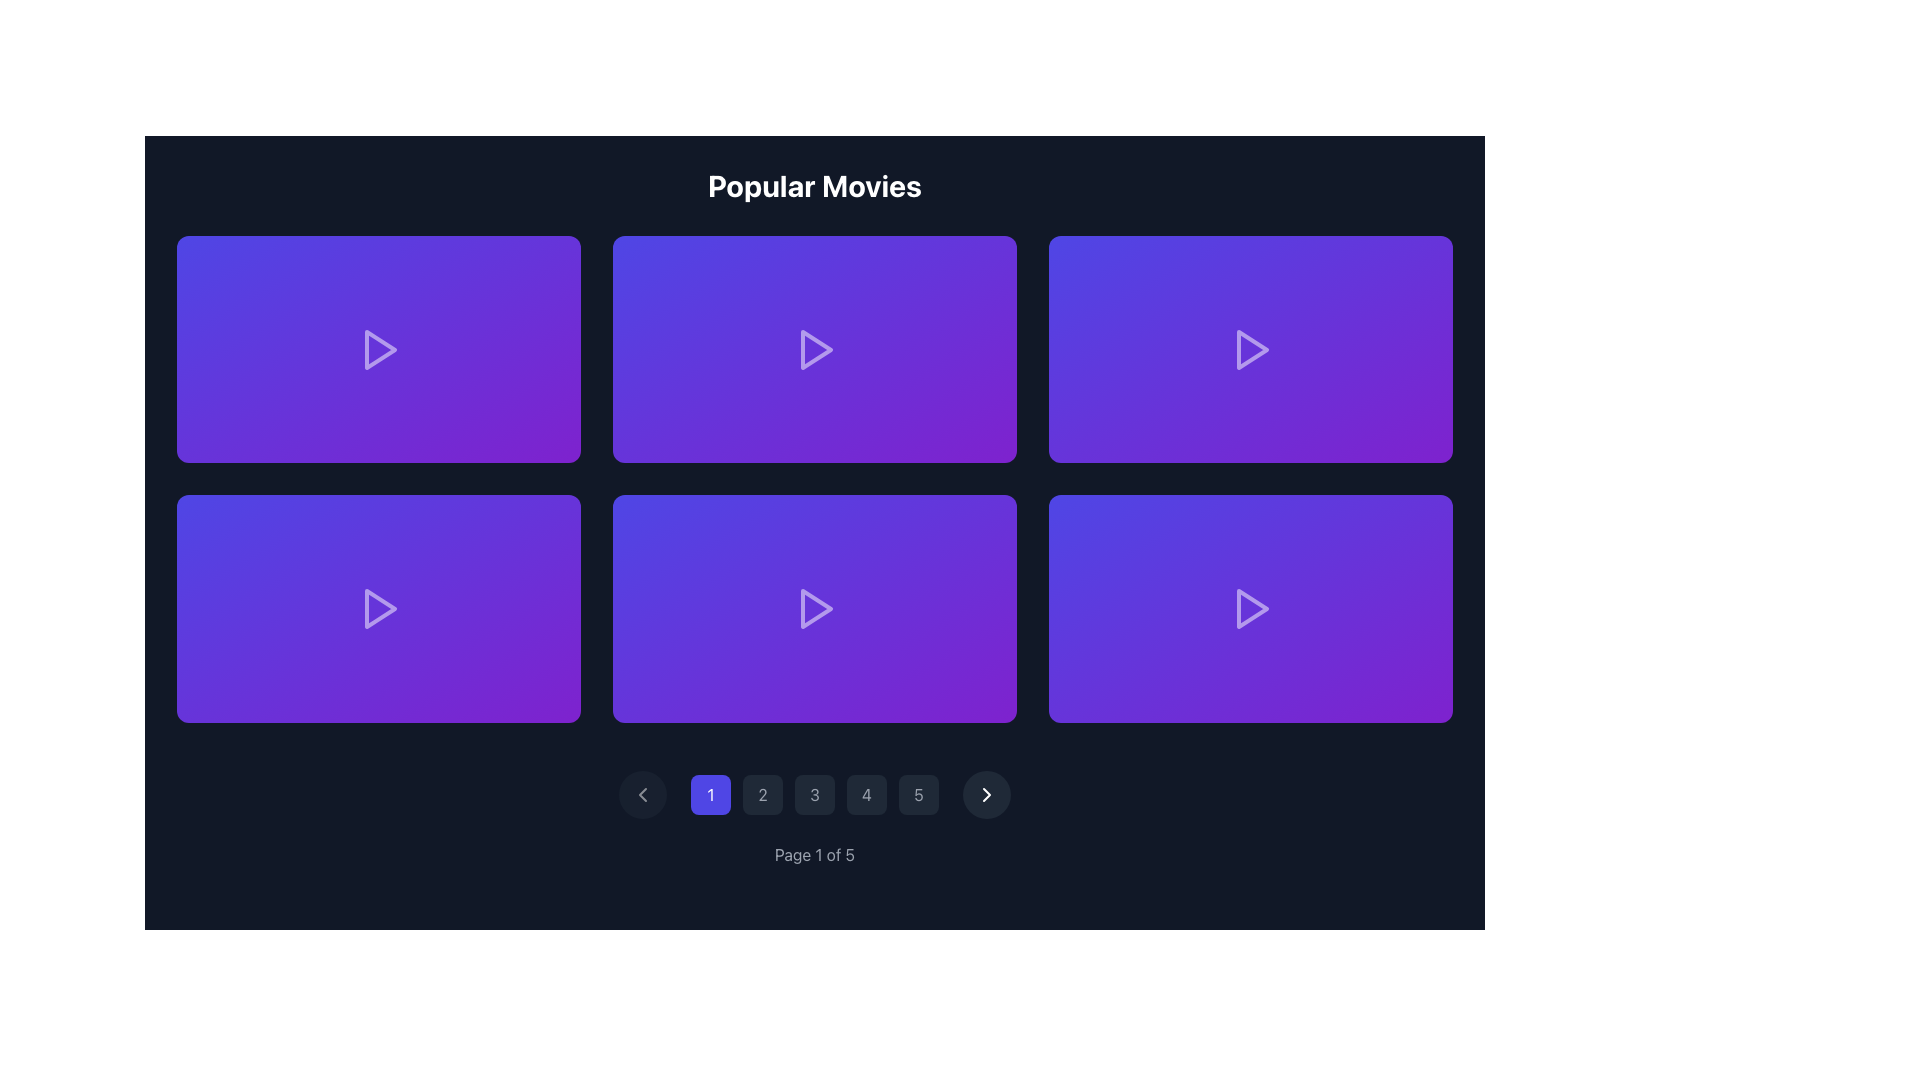 The image size is (1920, 1080). What do you see at coordinates (643, 793) in the screenshot?
I see `the 'Previous Page' button located in the pagination bar at the bottom center of the interface` at bounding box center [643, 793].